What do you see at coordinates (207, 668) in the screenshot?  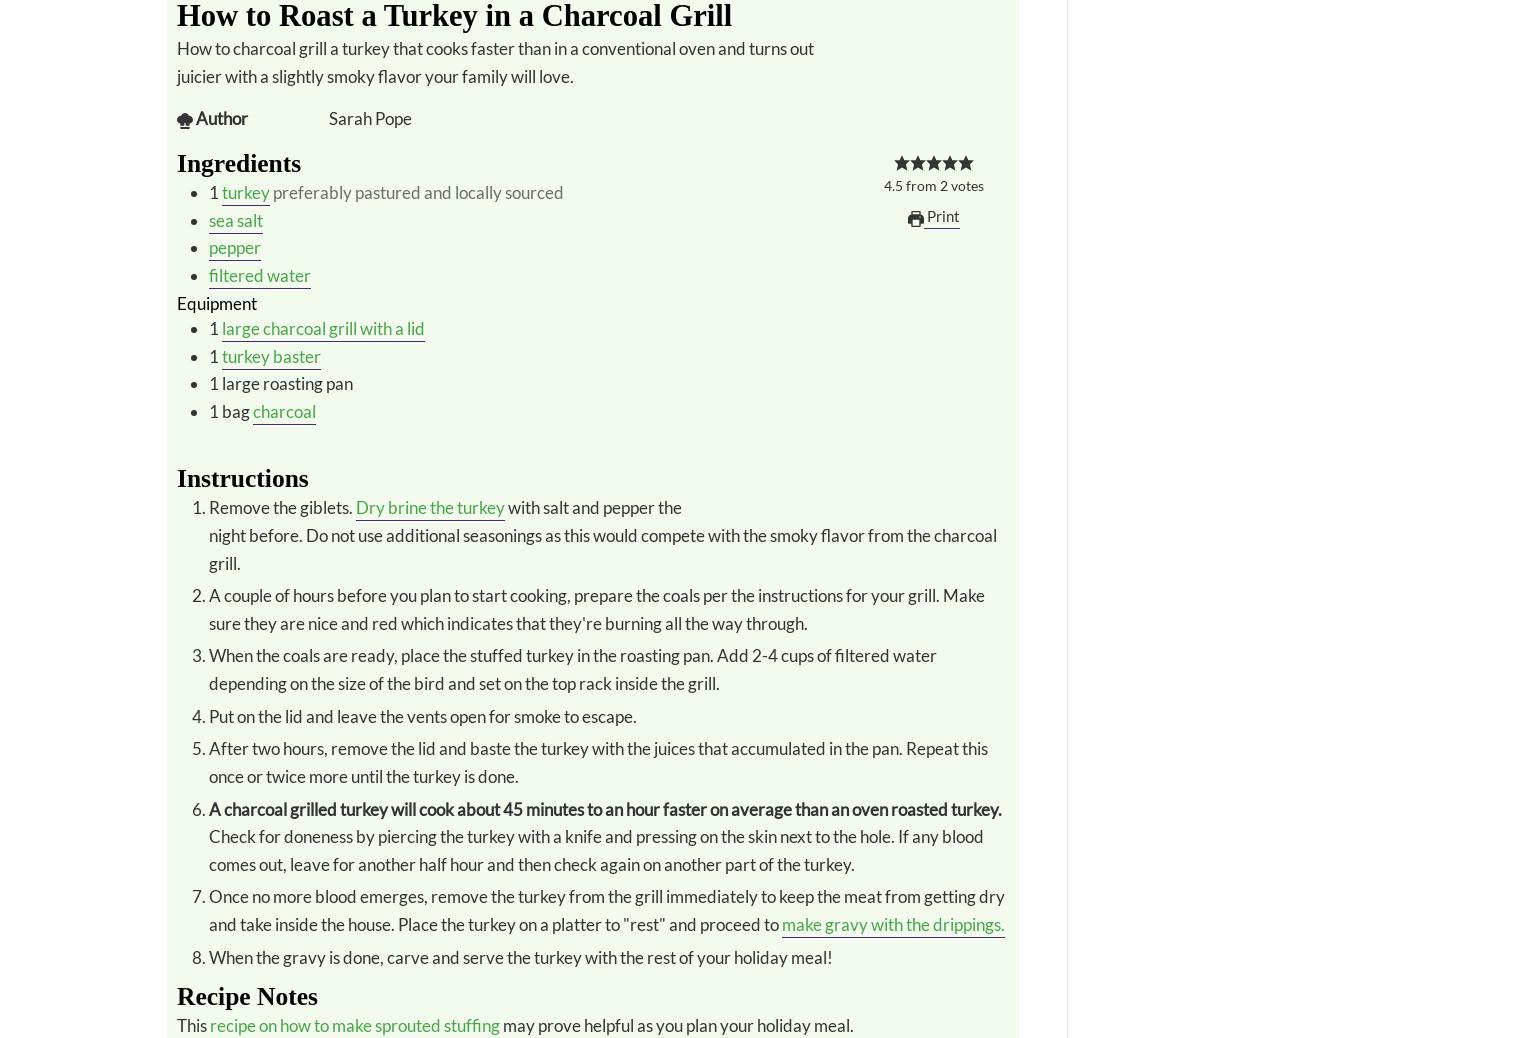 I see `'When the coals are ready, place the stuffed turkey in the roasting pan. Add 2-4 cups of filtered water depending on the size of the bird and set on the top rack inside the grill.'` at bounding box center [207, 668].